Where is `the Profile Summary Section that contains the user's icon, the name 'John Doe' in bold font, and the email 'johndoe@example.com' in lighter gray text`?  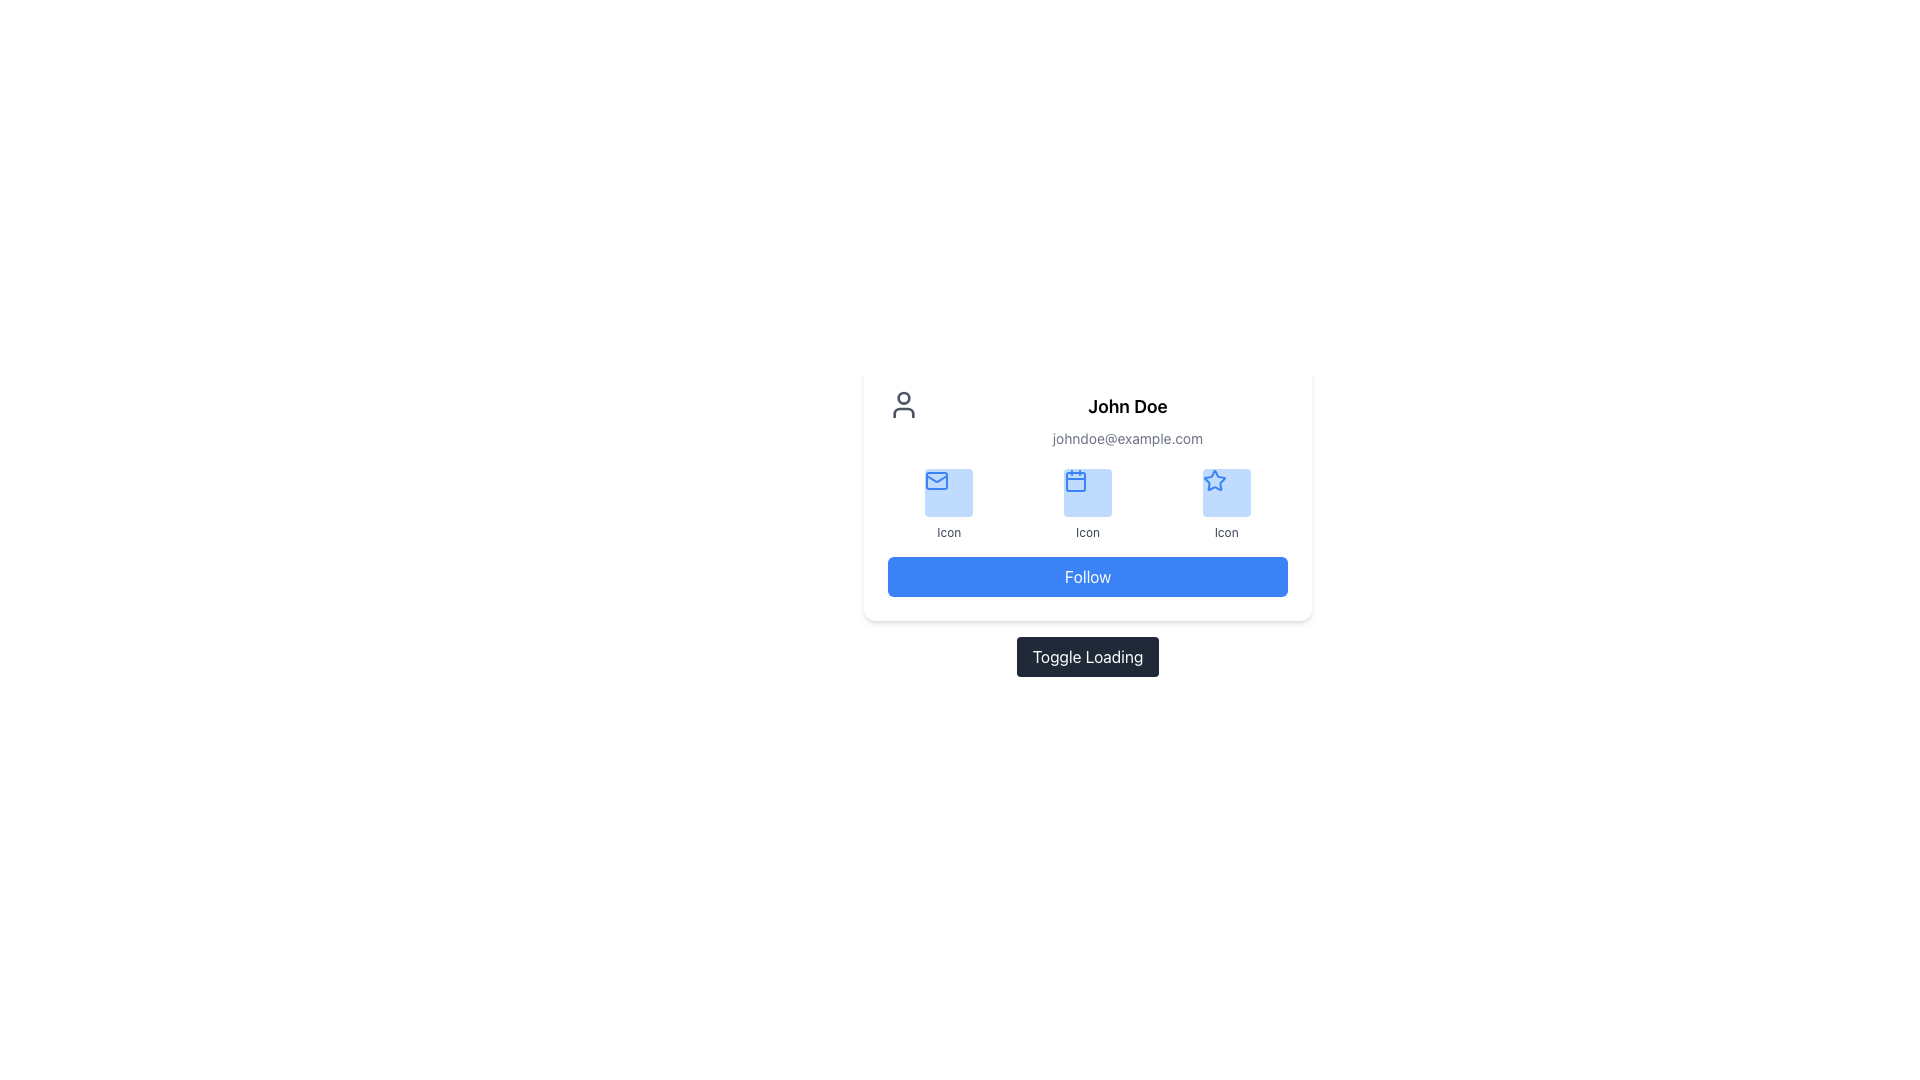
the Profile Summary Section that contains the user's icon, the name 'John Doe' in bold font, and the email 'johndoe@example.com' in lighter gray text is located at coordinates (1087, 419).